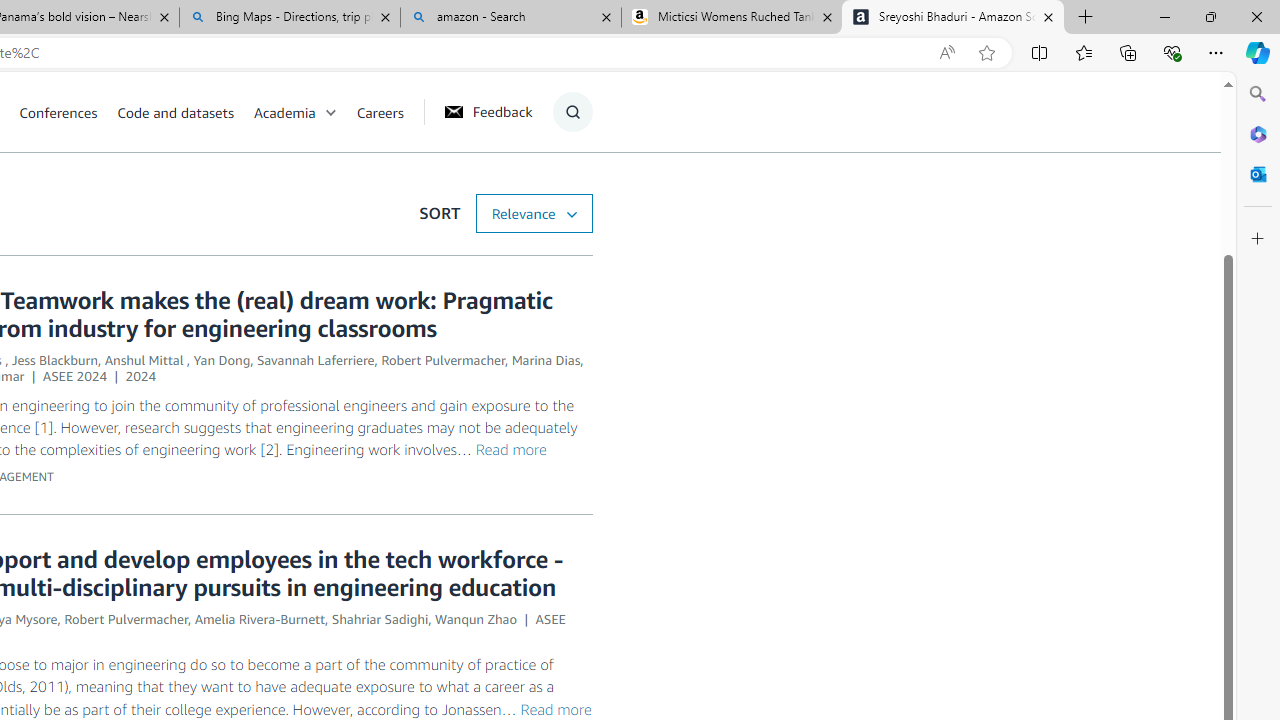 This screenshot has width=1280, height=720. Describe the element at coordinates (330, 111) in the screenshot. I see `'Open Sub Navigation'` at that location.